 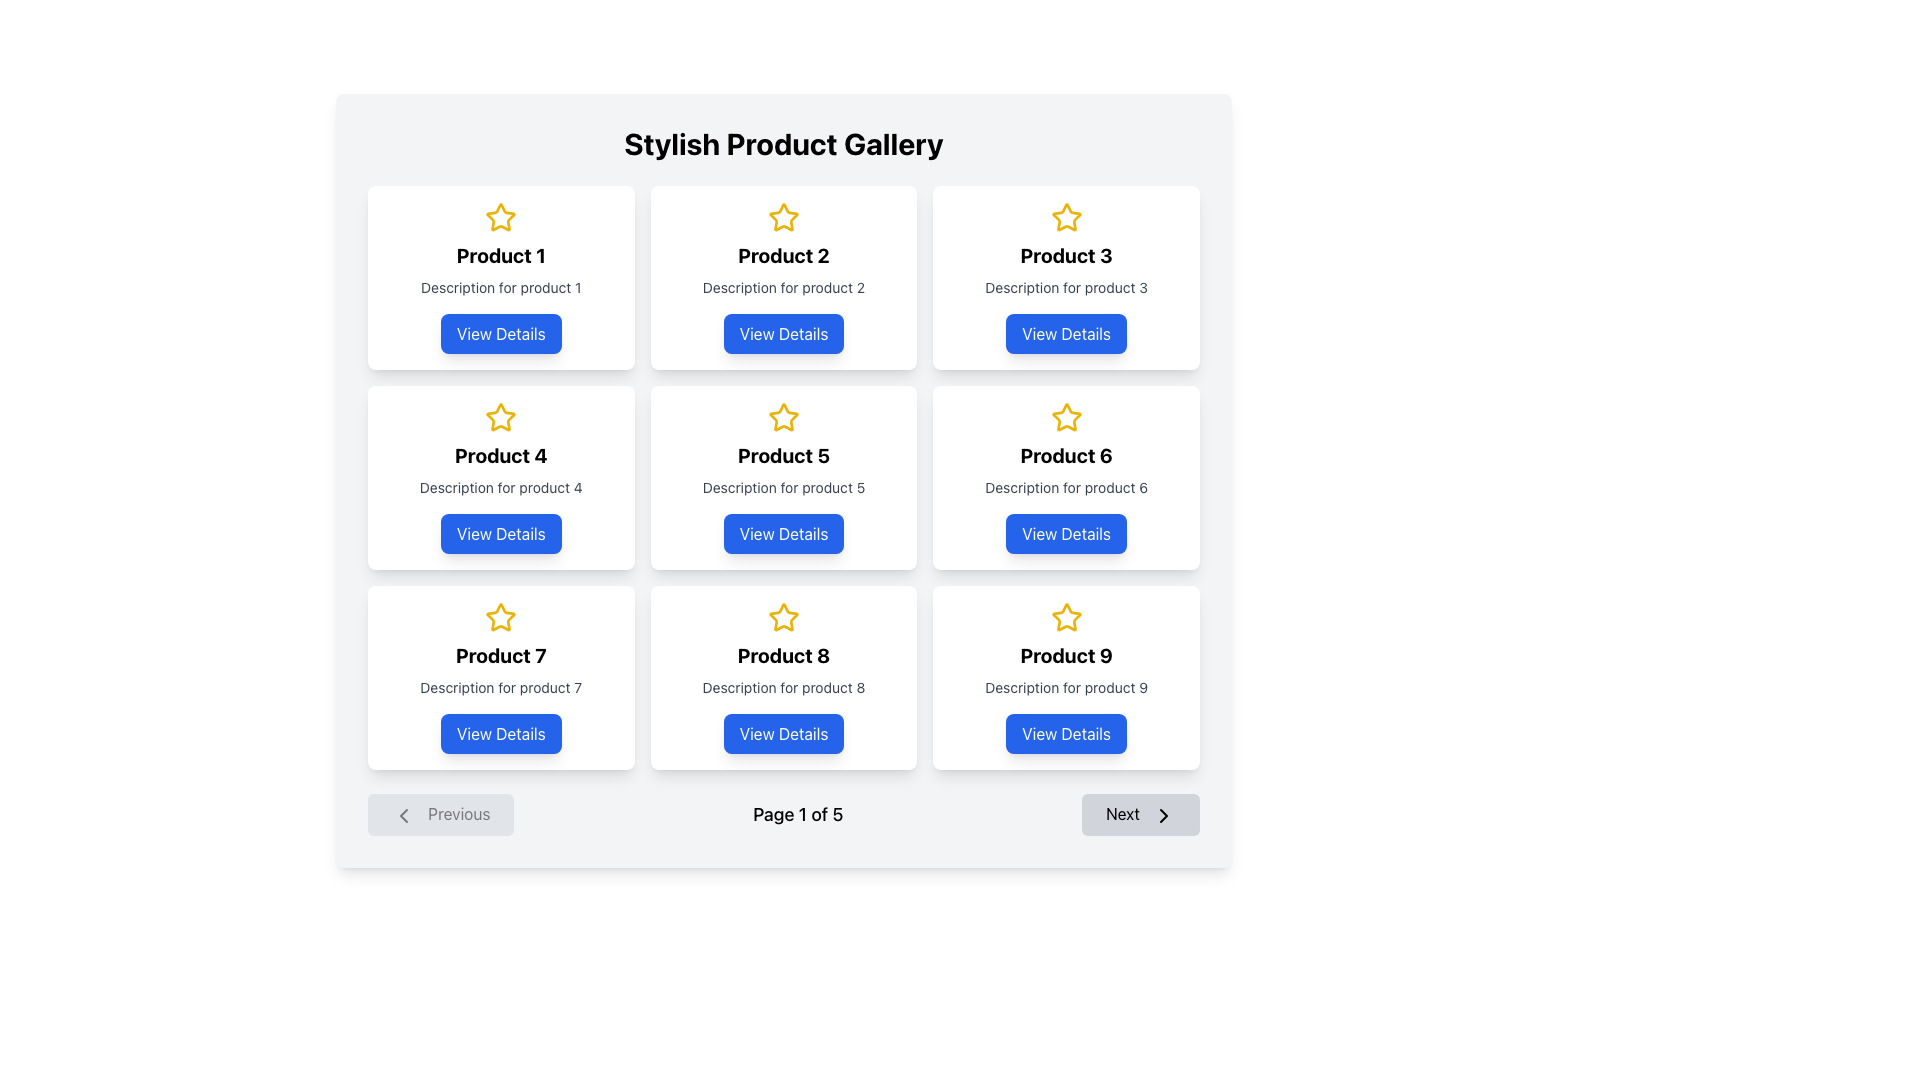 I want to click on the product card displaying information about 'Product 9' located in the ninth position of a 3x3 grid layout, so click(x=1065, y=677).